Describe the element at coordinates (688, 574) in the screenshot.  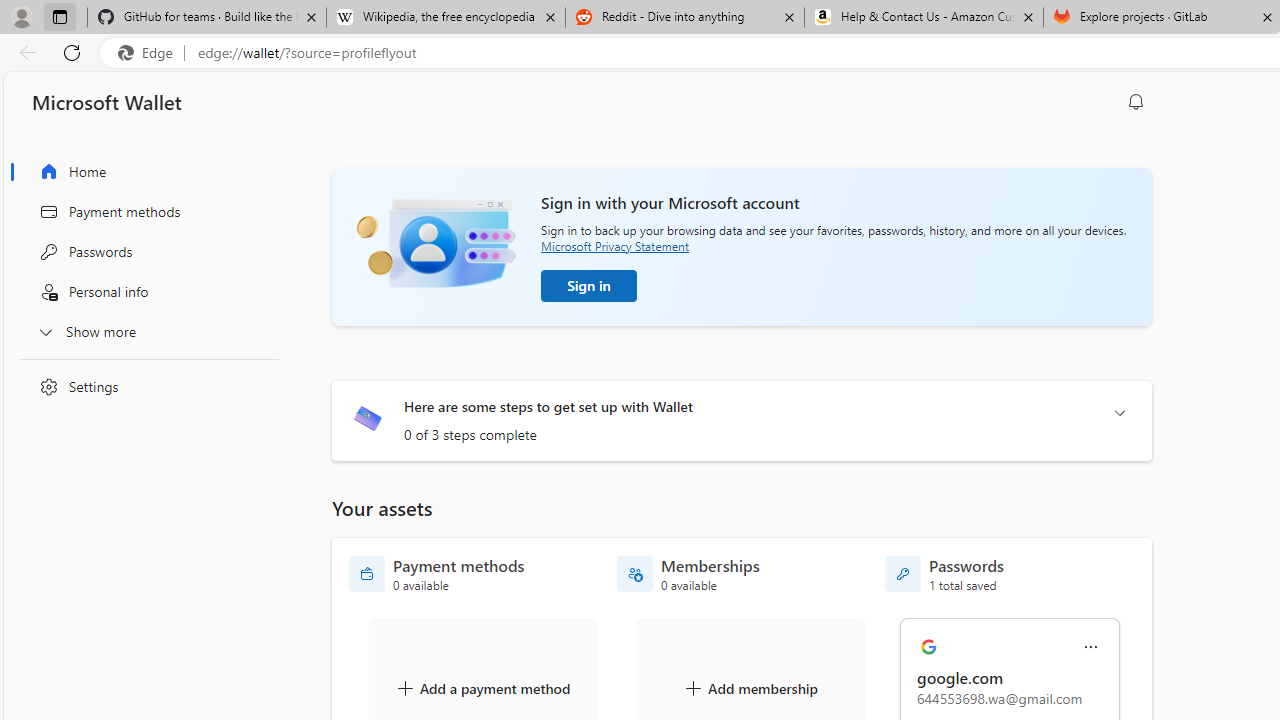
I see `'Memberships - 0 available'` at that location.